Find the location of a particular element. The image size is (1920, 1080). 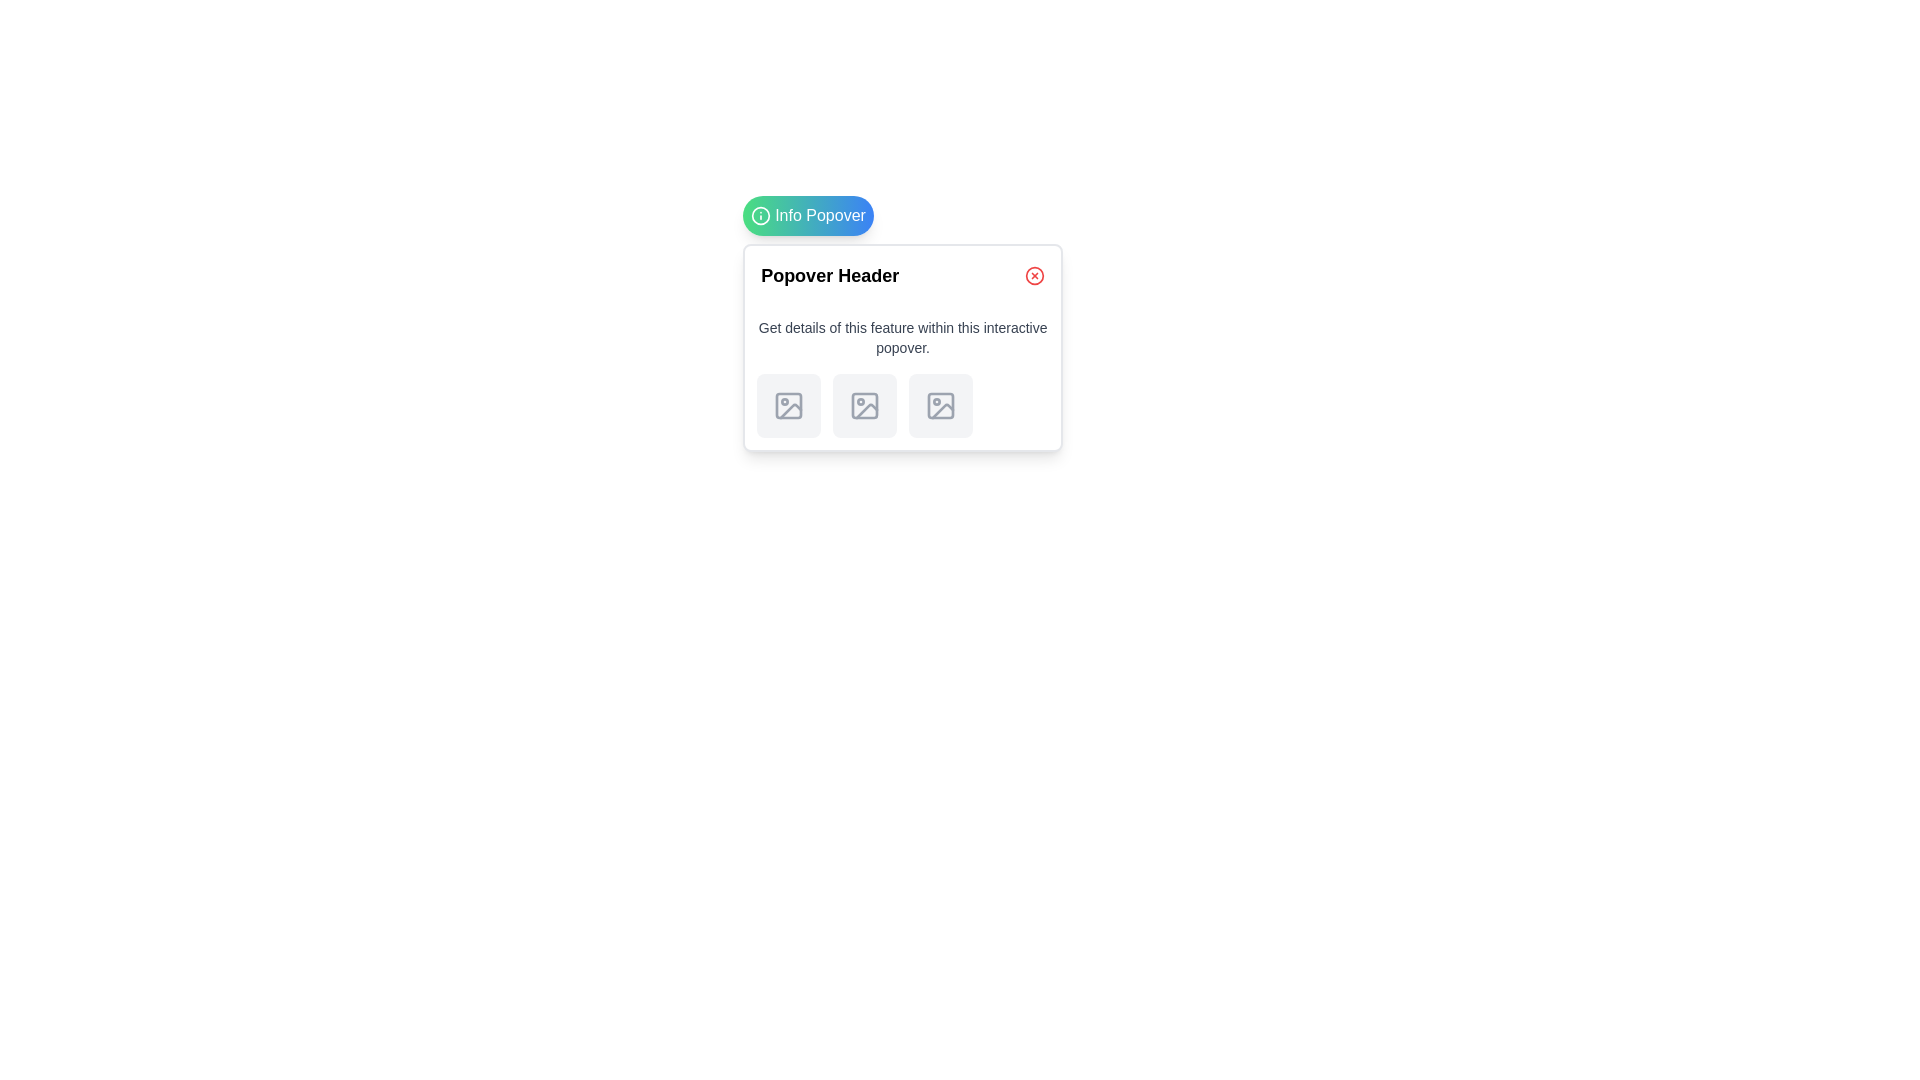

the image placeholders in the Popover panel that displays additional information related to the 'Info Popover' button is located at coordinates (902, 346).